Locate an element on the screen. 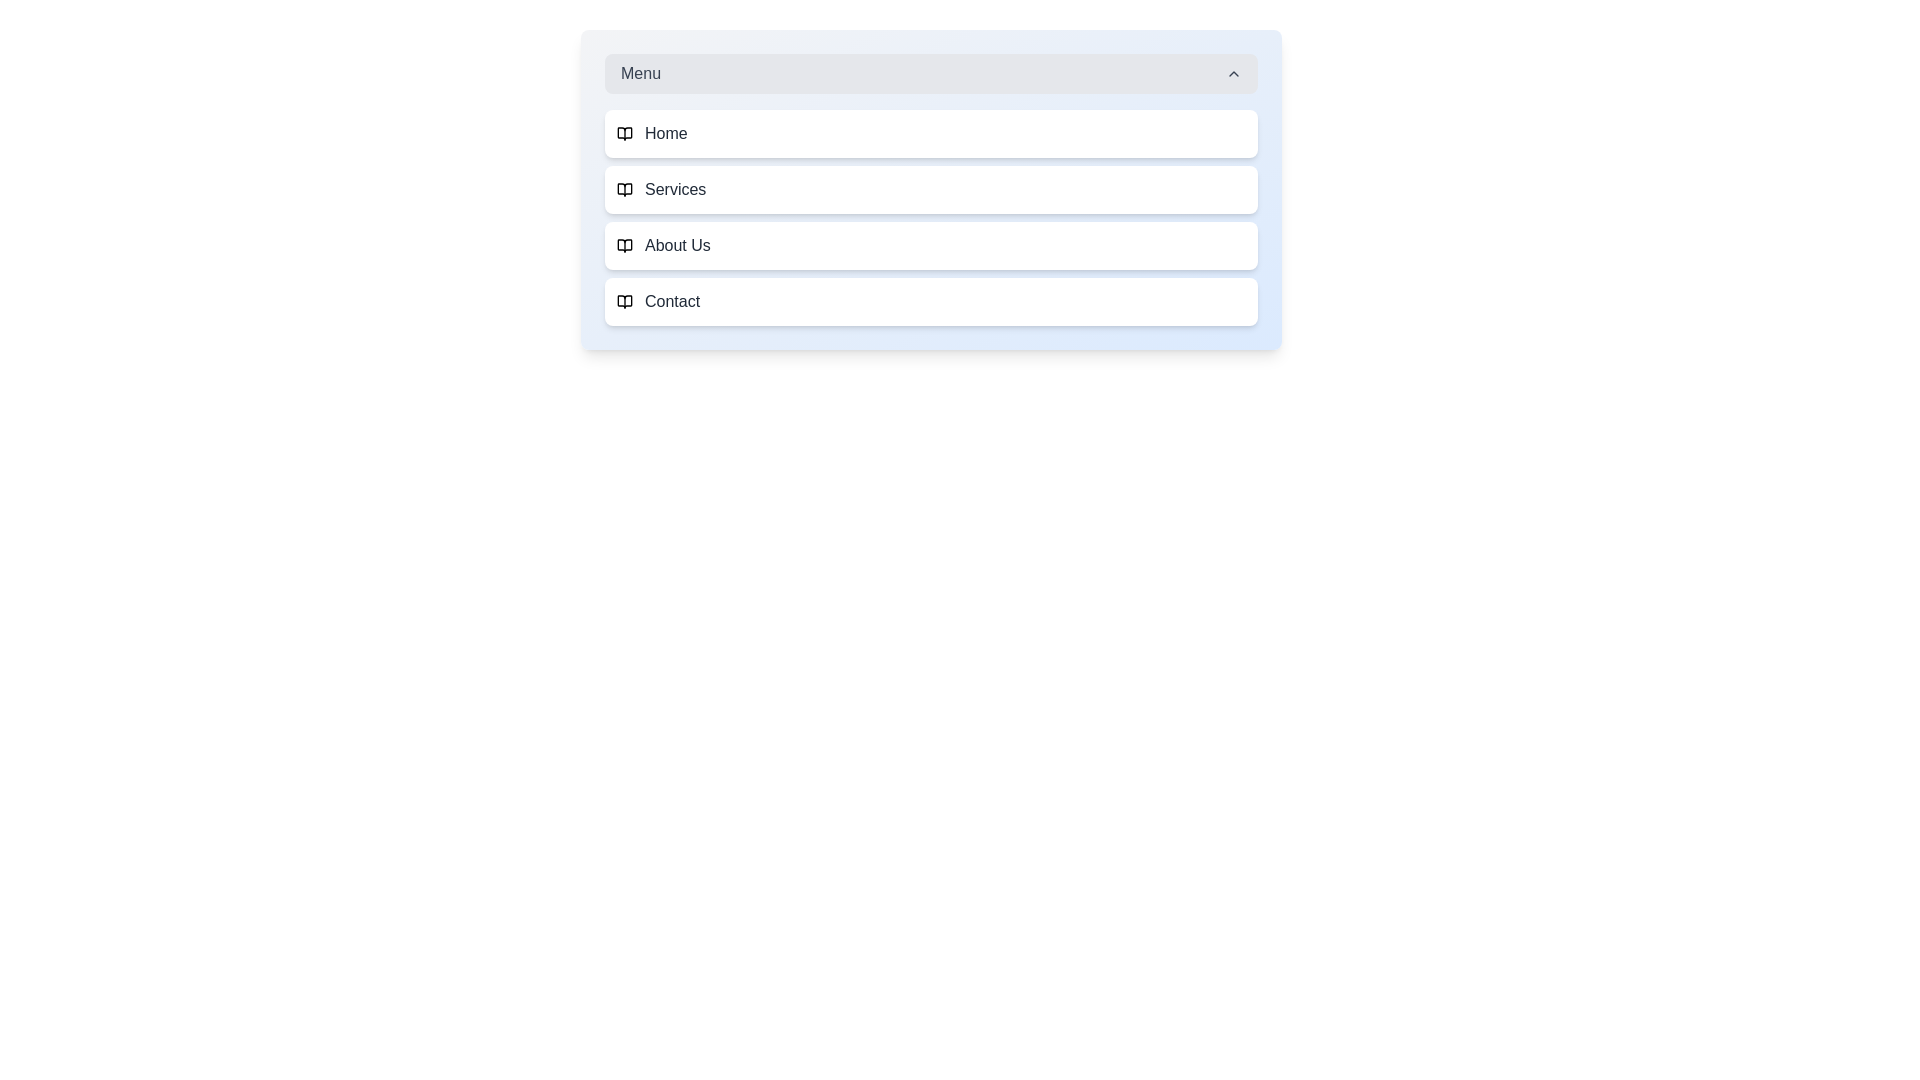  the Text Label in the third row of the vertical menu list that redirects to the 'About Us' page is located at coordinates (677, 245).